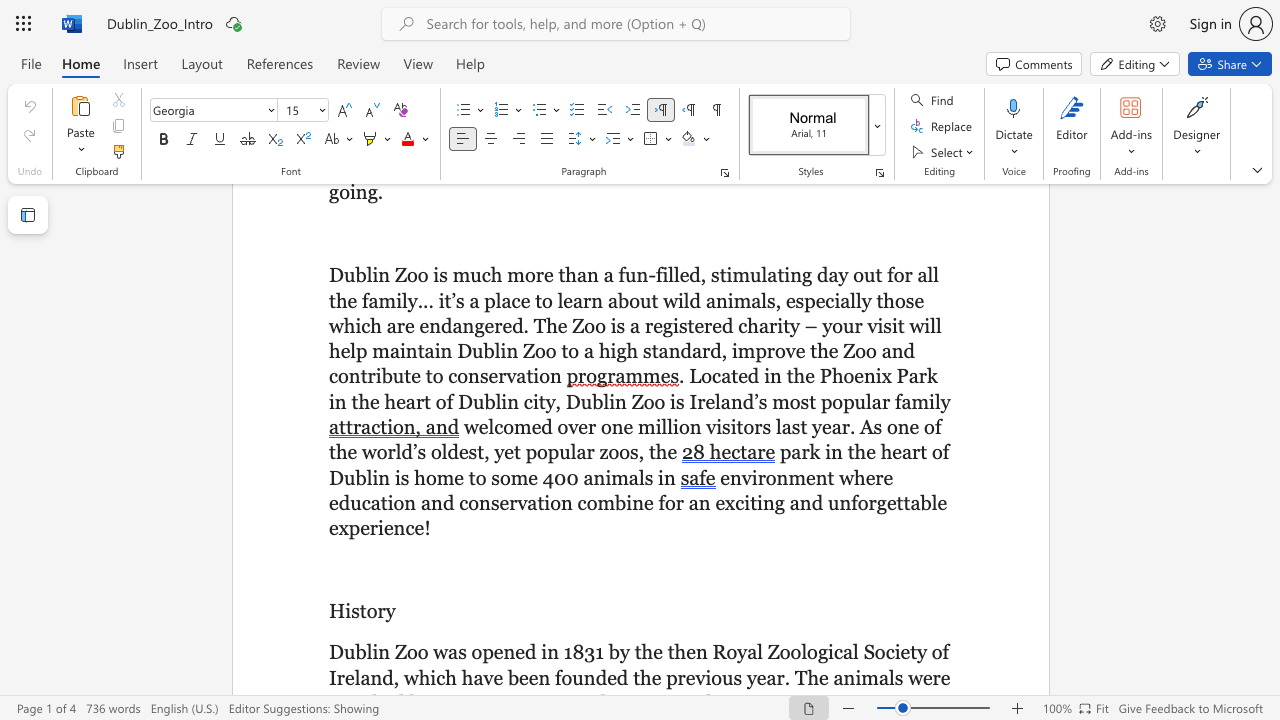 This screenshot has width=1280, height=720. Describe the element at coordinates (395, 452) in the screenshot. I see `the subset text "ld’s ol" within the text "welcomed over one million visitors last year. As one of the world’s oldest,"` at that location.